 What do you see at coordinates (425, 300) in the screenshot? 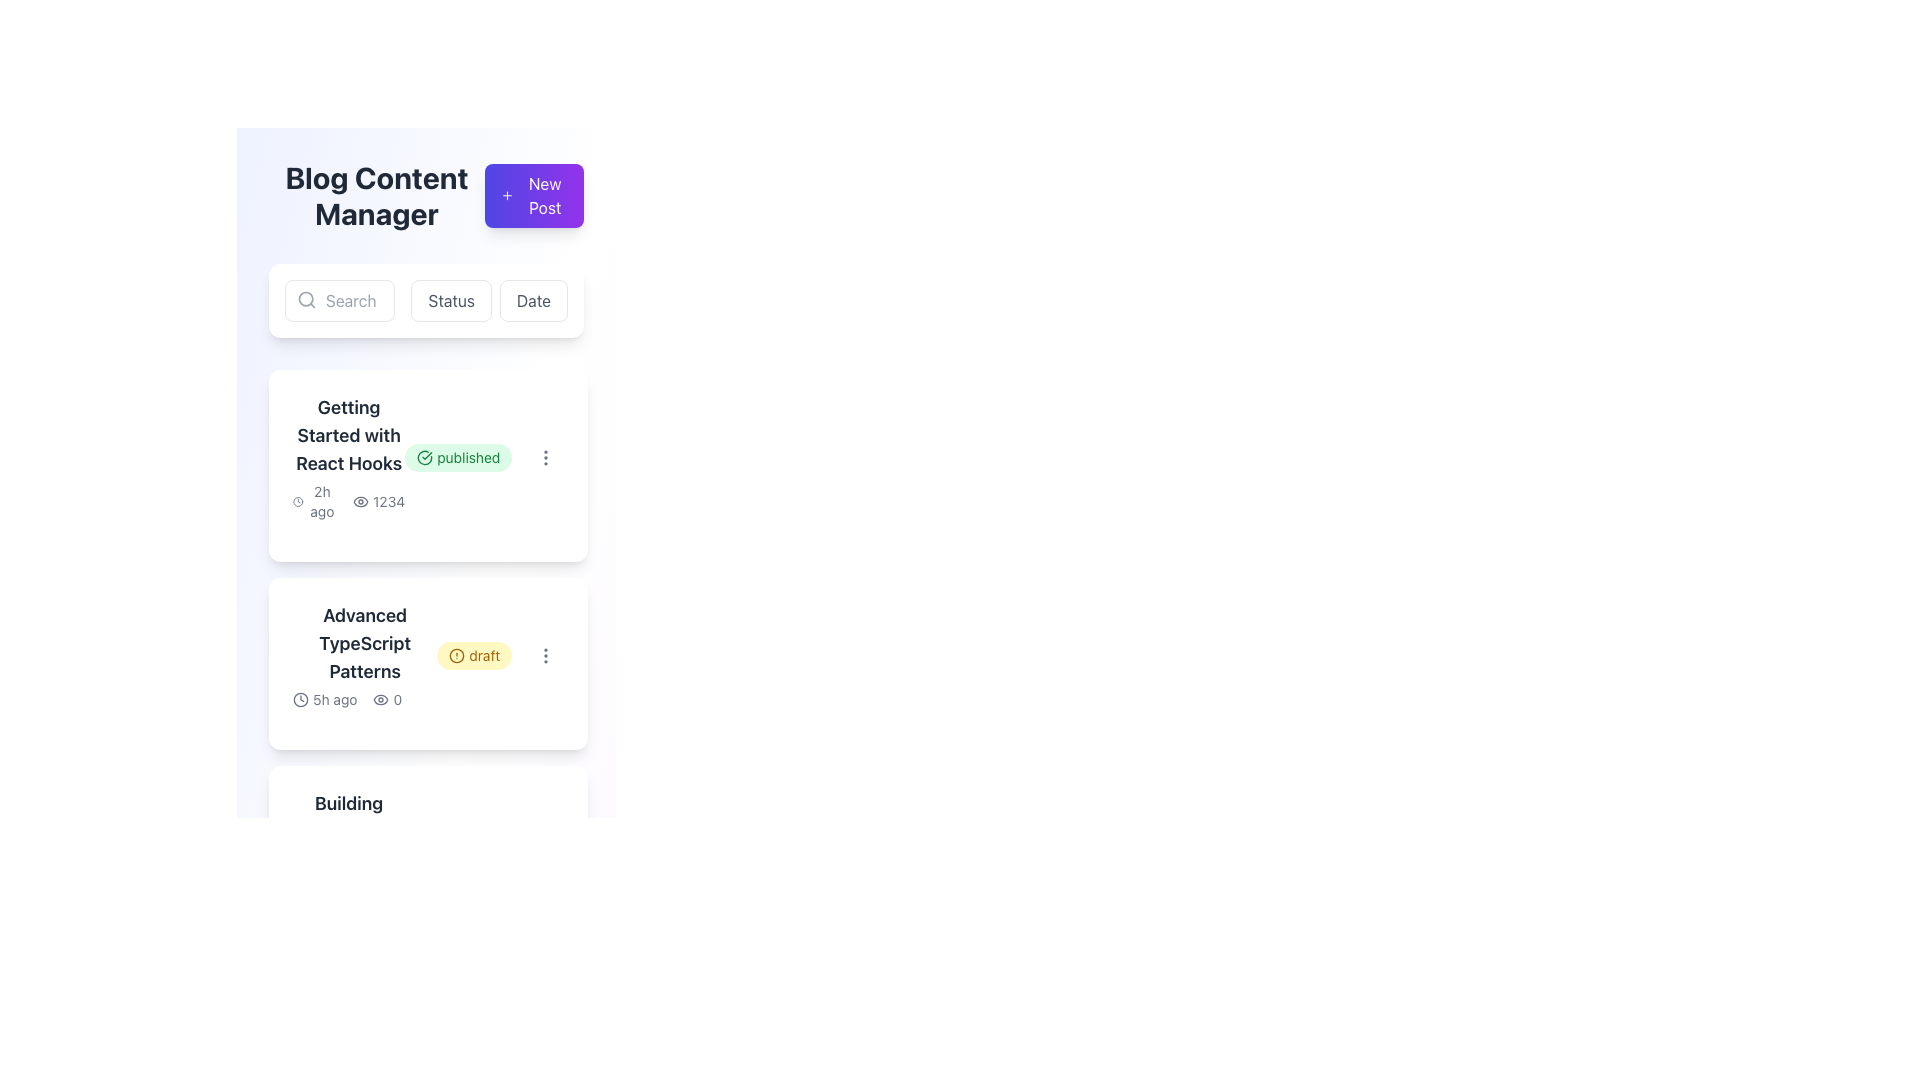
I see `the 'Status' button, which is the second button in a series of three, featuring a white background and gray text, located under the 'Blog Content Manager' heading` at bounding box center [425, 300].